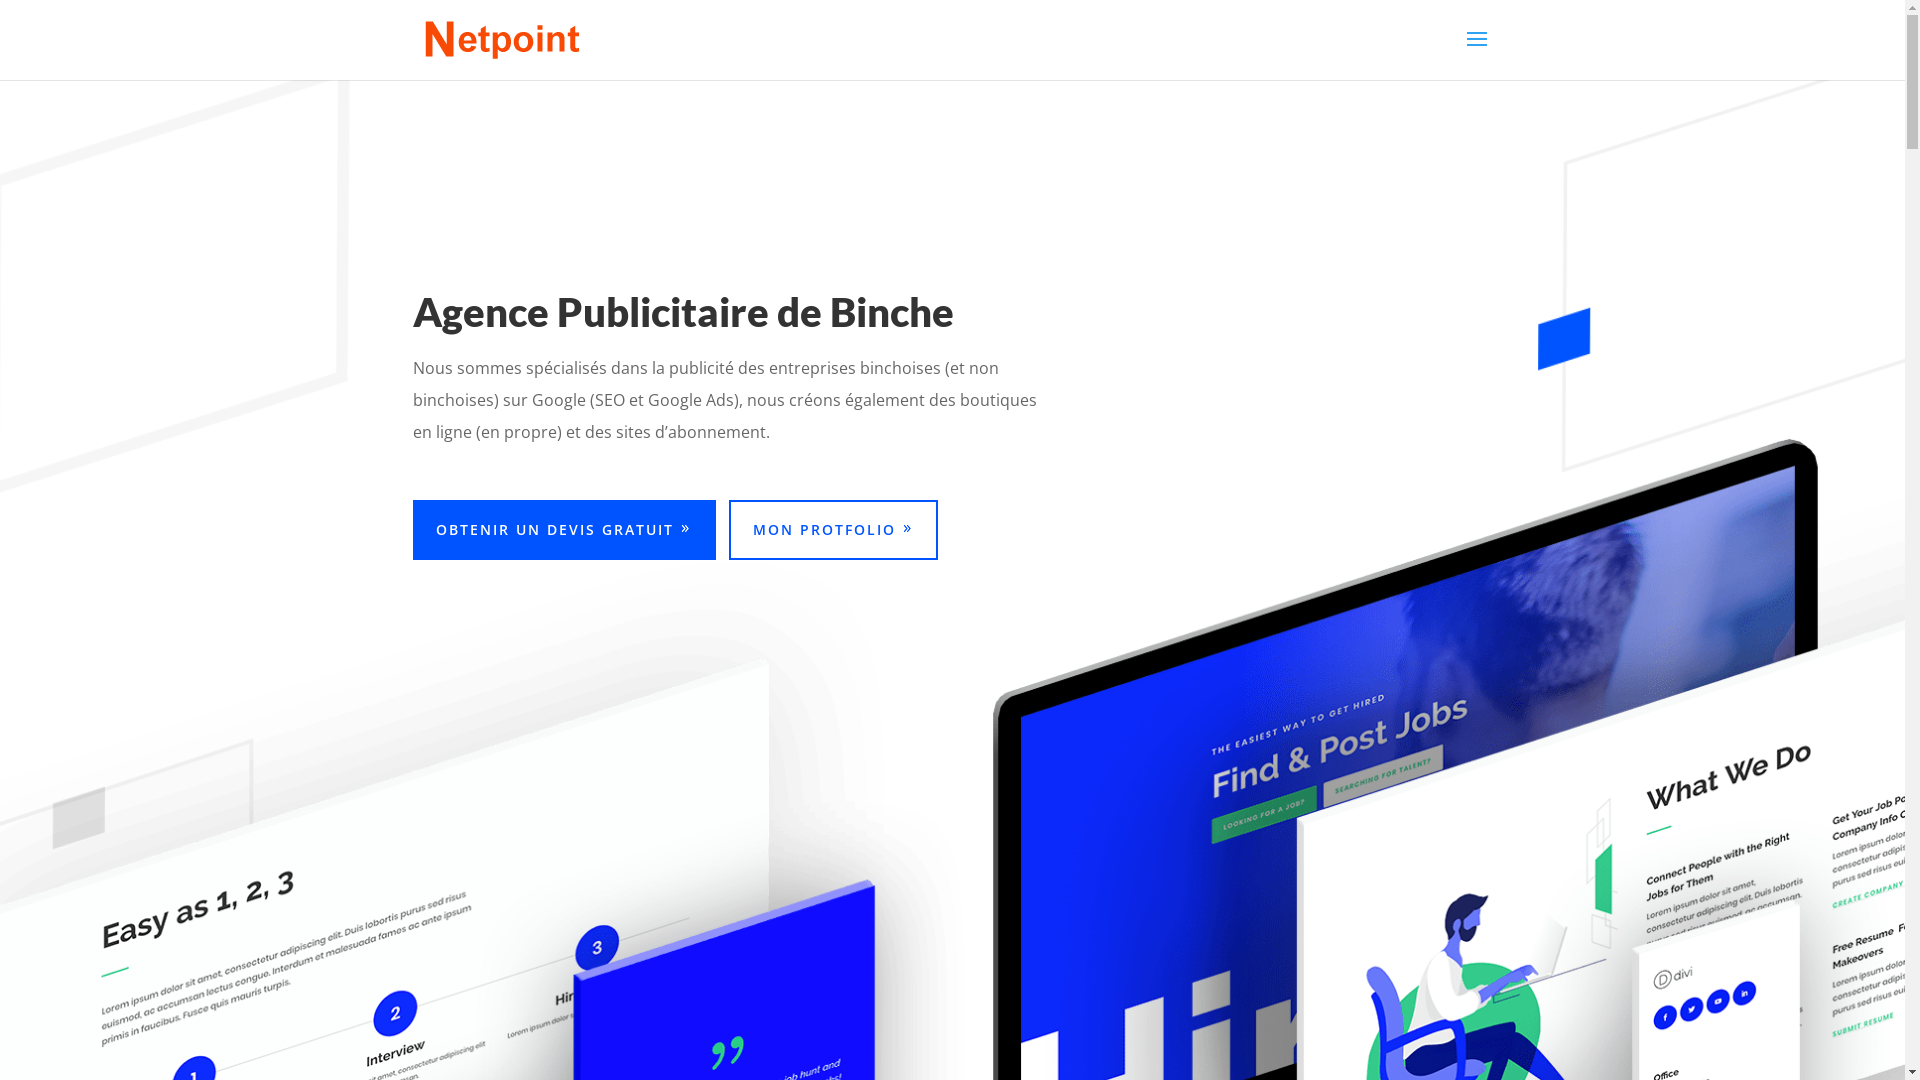  Describe the element at coordinates (833, 528) in the screenshot. I see `'MON PROTFOLIO'` at that location.